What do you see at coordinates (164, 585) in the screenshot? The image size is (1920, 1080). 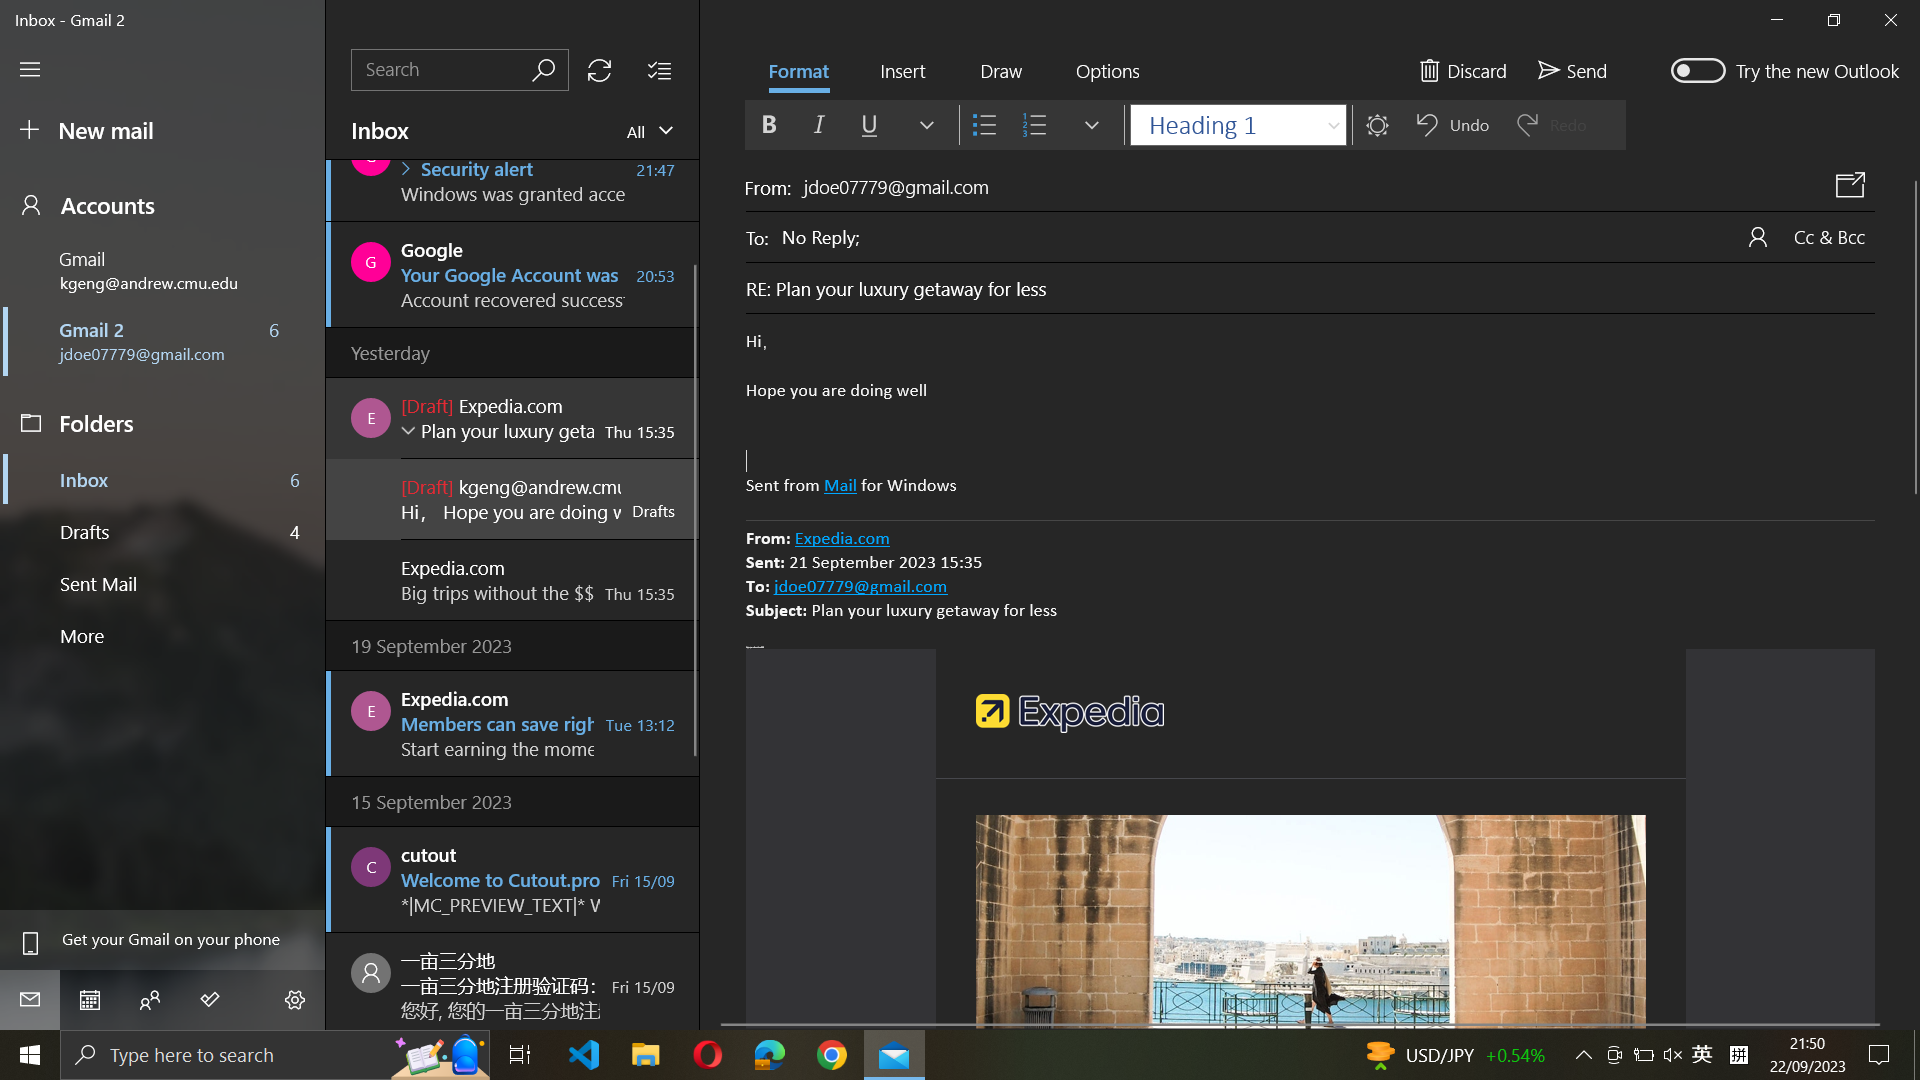 I see `Sent Mails section` at bounding box center [164, 585].